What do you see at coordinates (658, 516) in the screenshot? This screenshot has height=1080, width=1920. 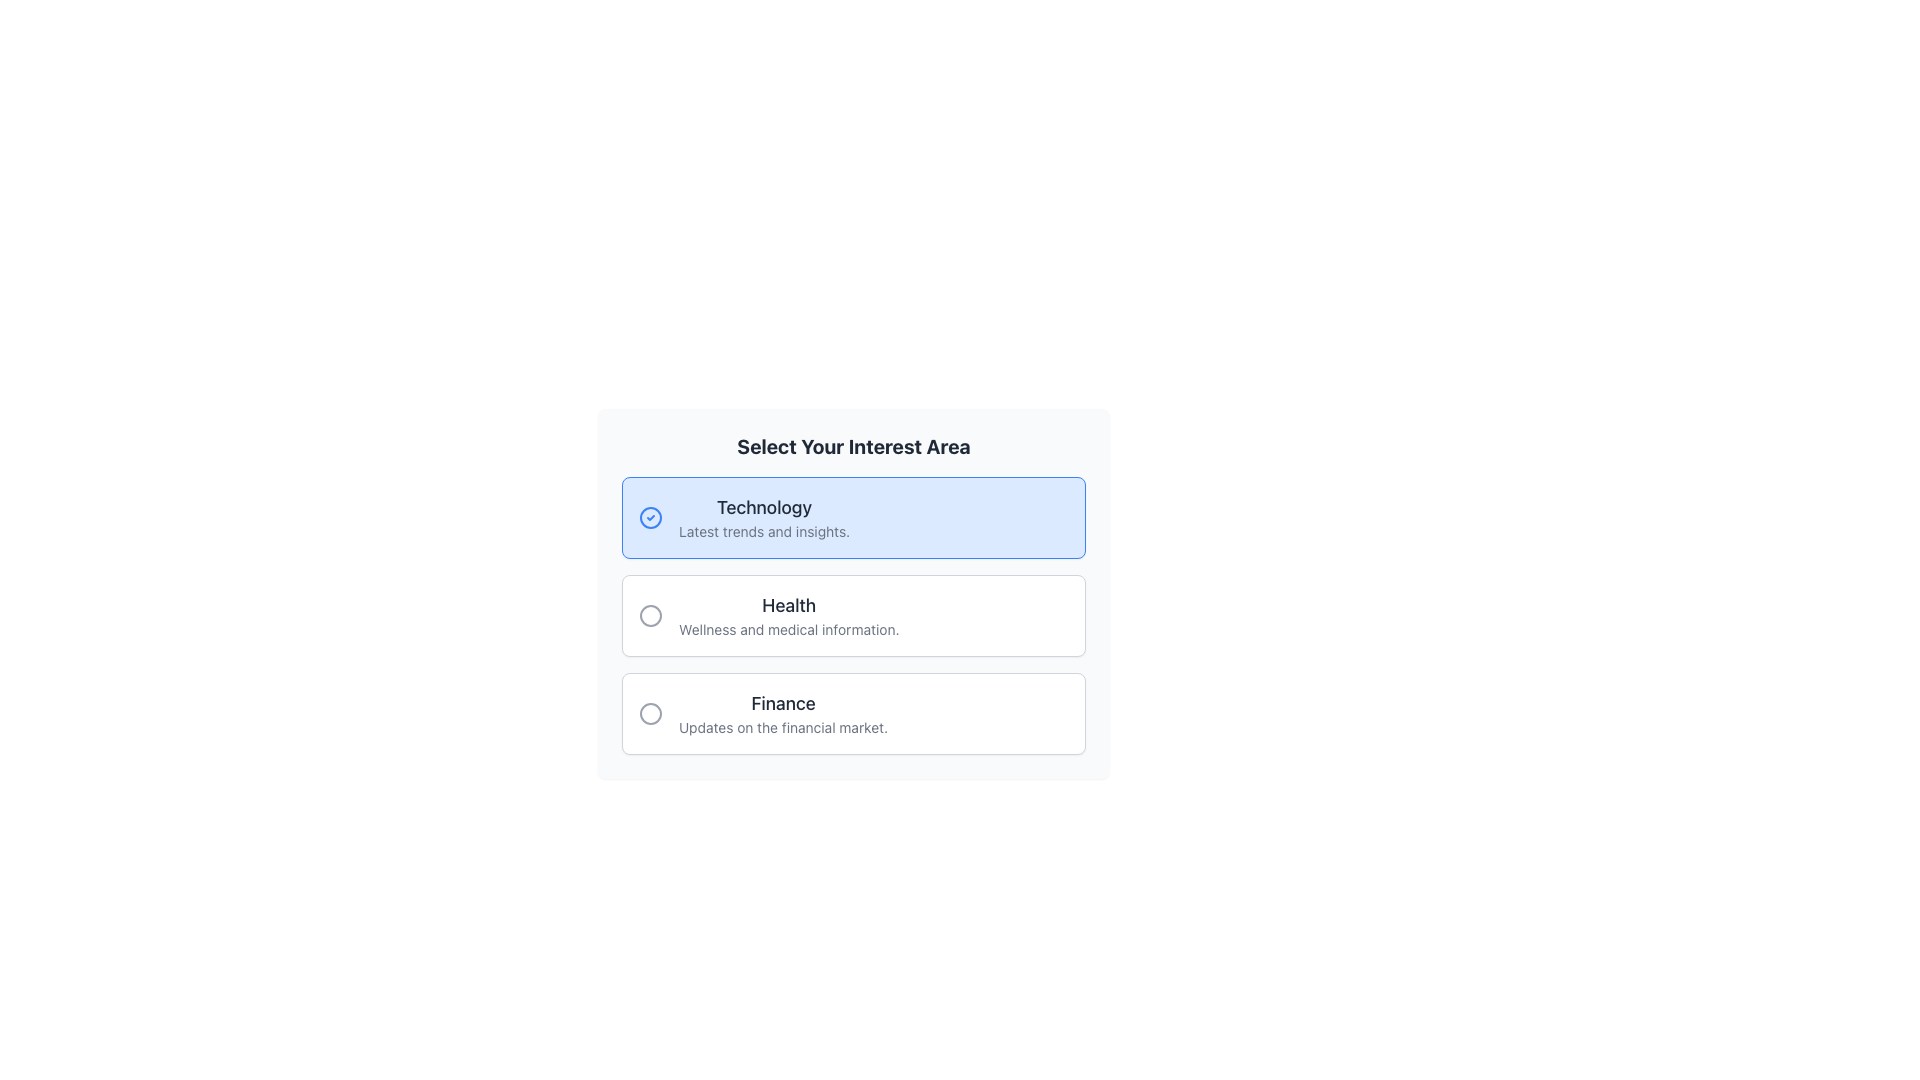 I see `the selection confirmation icon for the 'Technology' option` at bounding box center [658, 516].